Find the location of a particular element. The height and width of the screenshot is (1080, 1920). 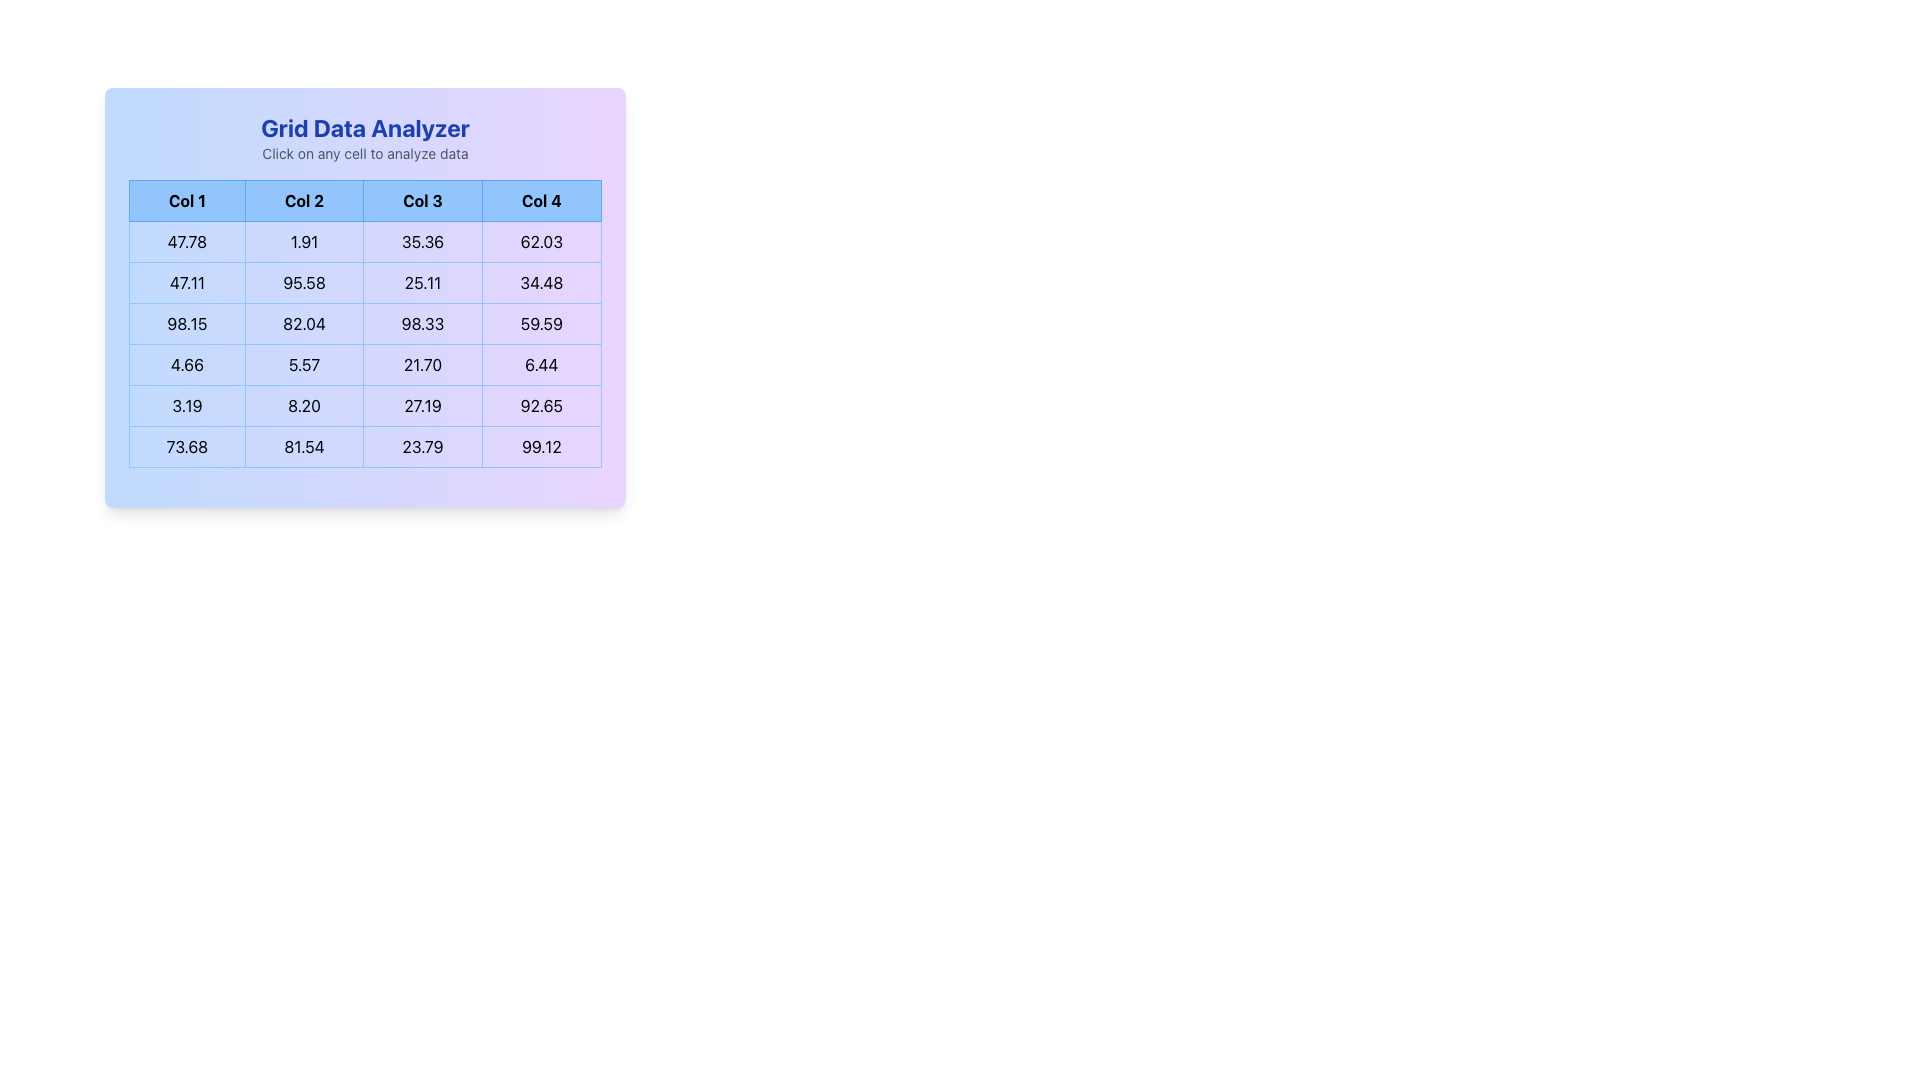

the grid table cell containing the value '62.03' located in the first row and fourth column underneath the header 'Col 4' is located at coordinates (541, 241).